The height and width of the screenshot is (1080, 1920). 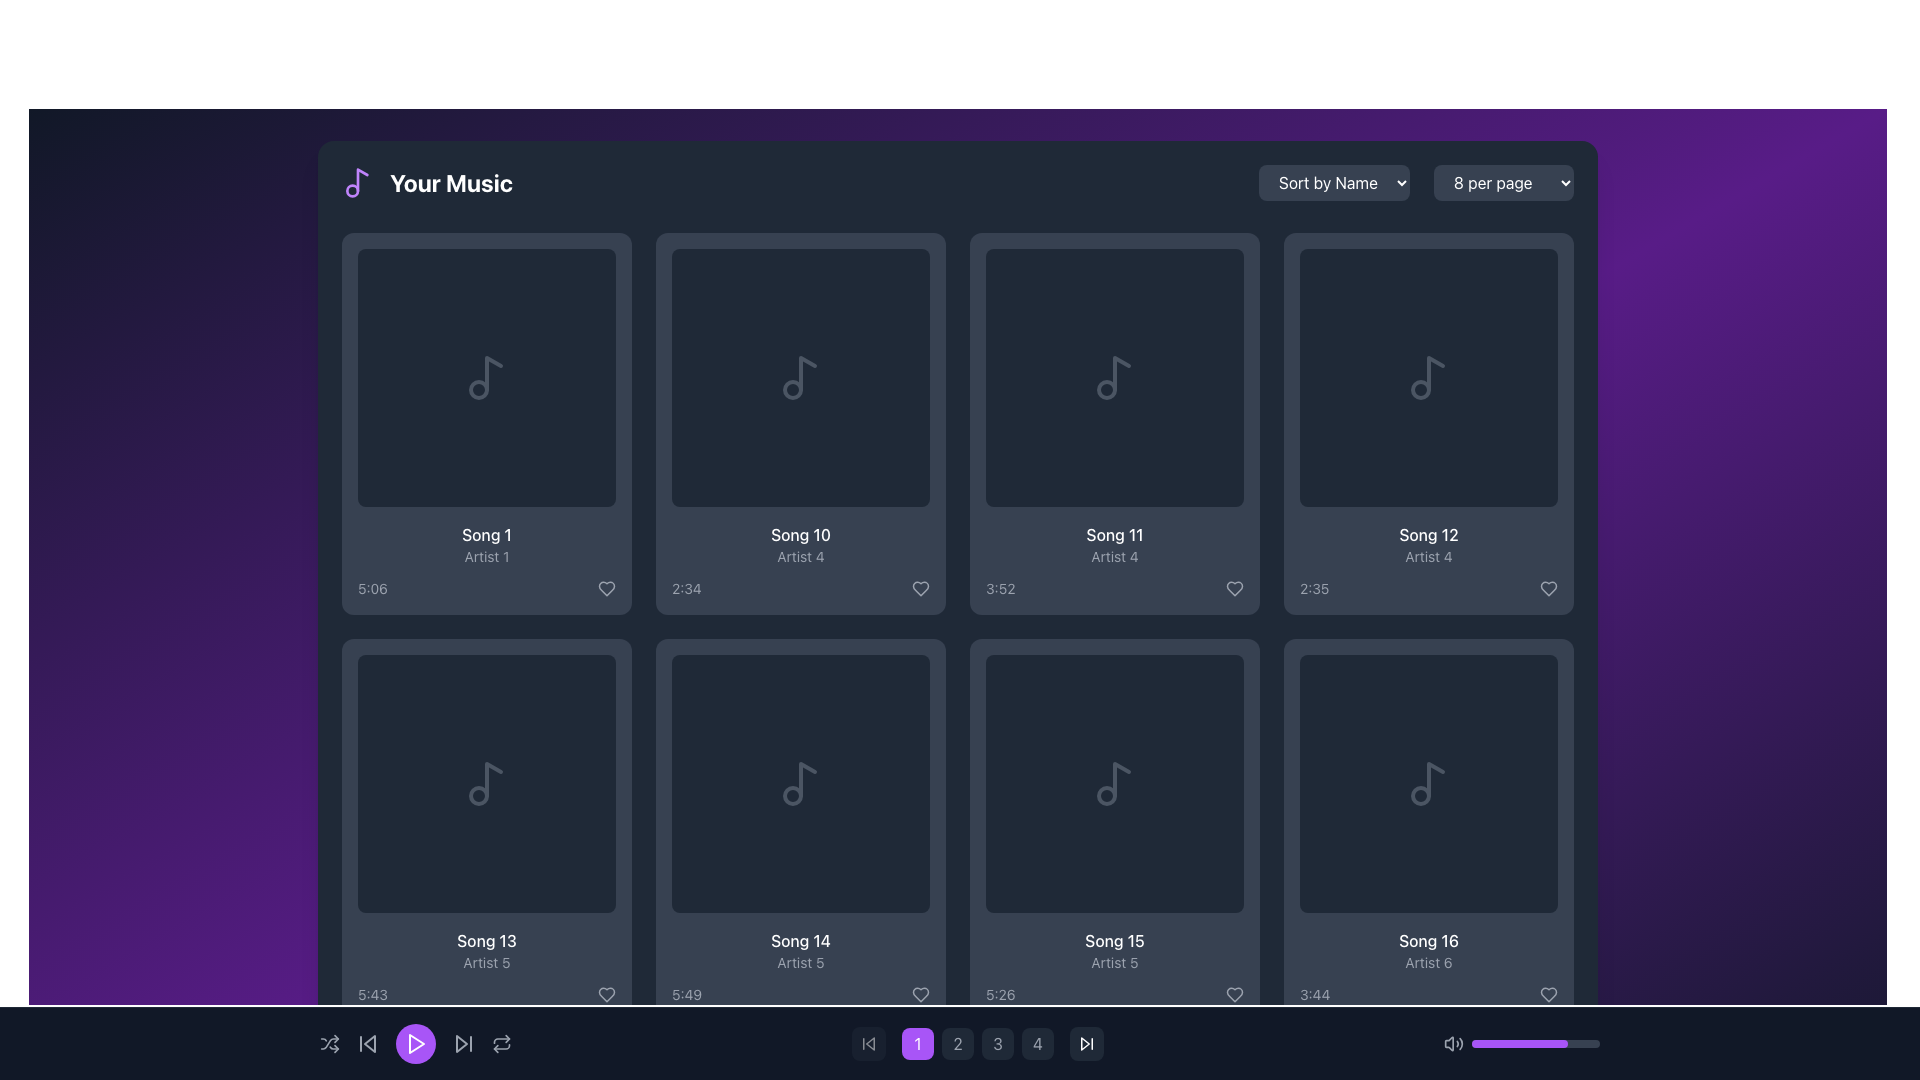 What do you see at coordinates (1113, 782) in the screenshot?
I see `the play button for 'Song 15' to initiate playback` at bounding box center [1113, 782].